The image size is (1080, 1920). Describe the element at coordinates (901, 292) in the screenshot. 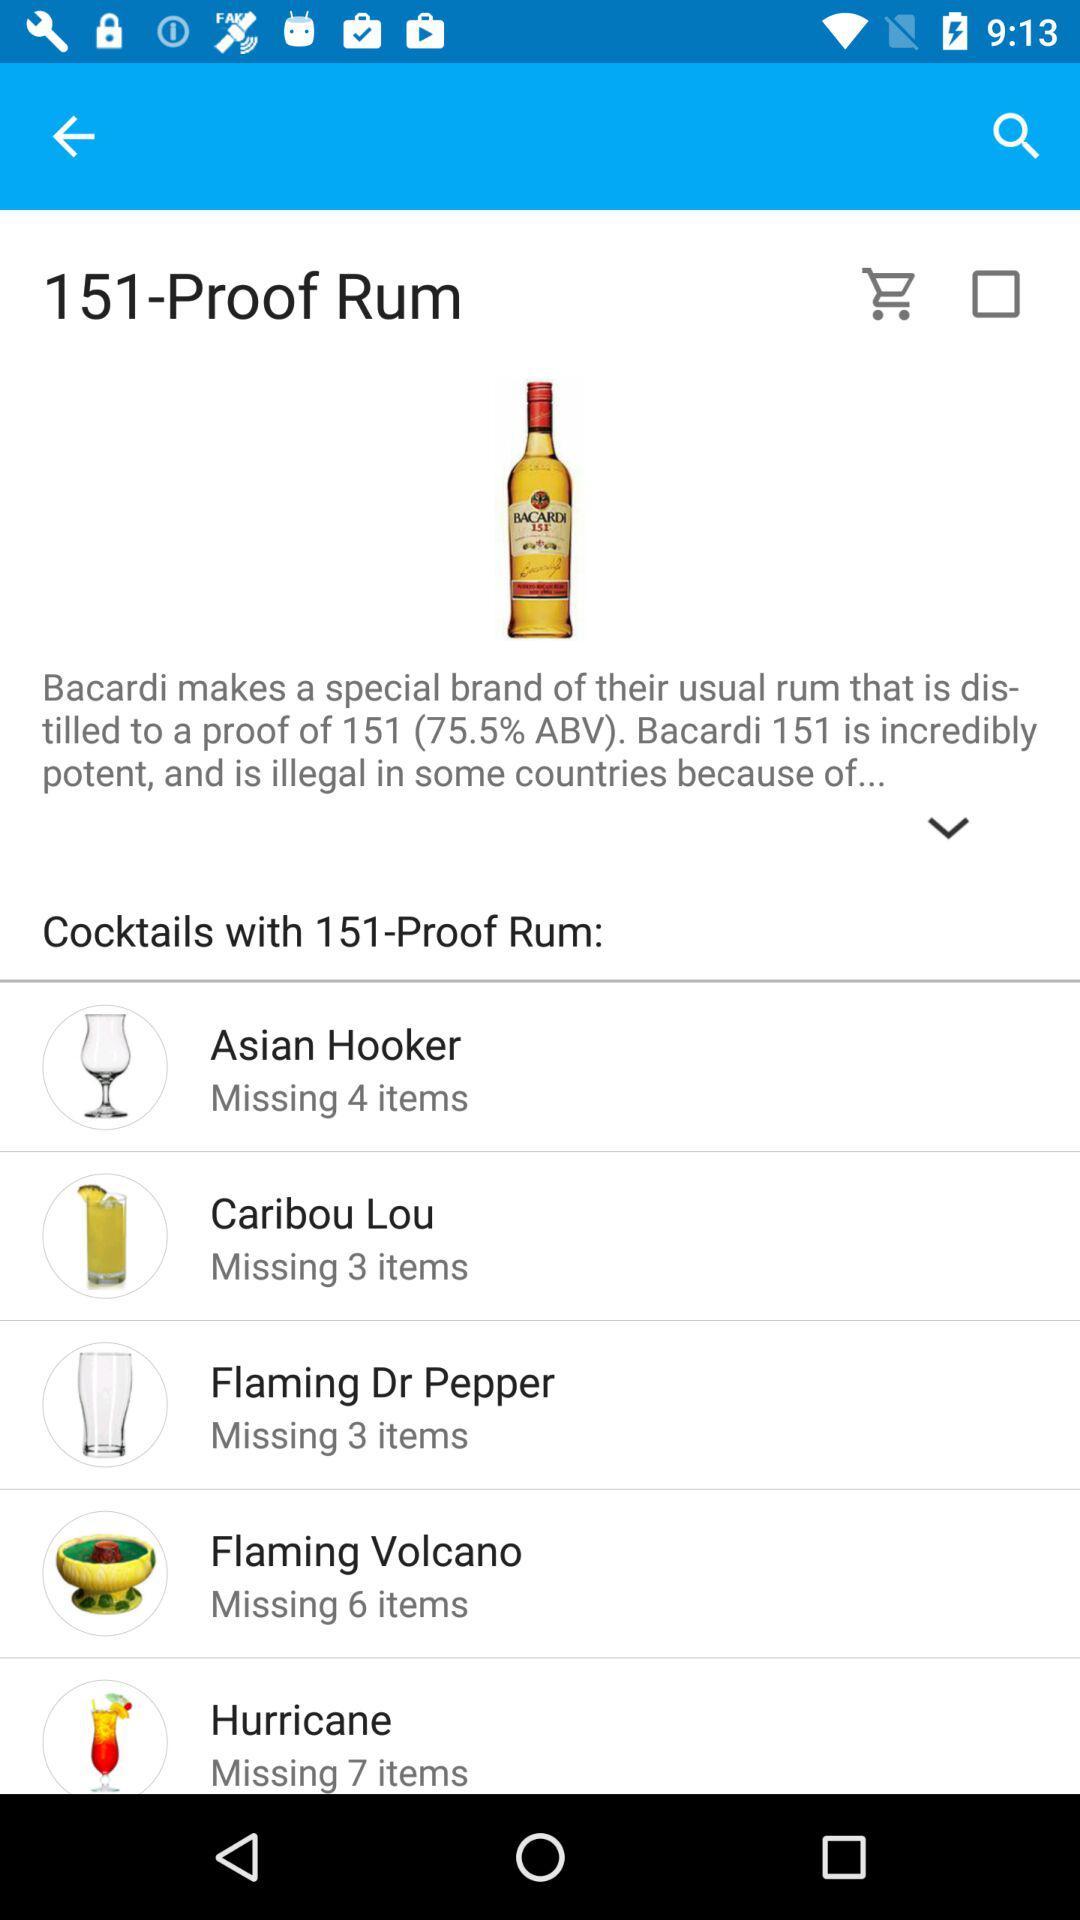

I see `shopping cart` at that location.